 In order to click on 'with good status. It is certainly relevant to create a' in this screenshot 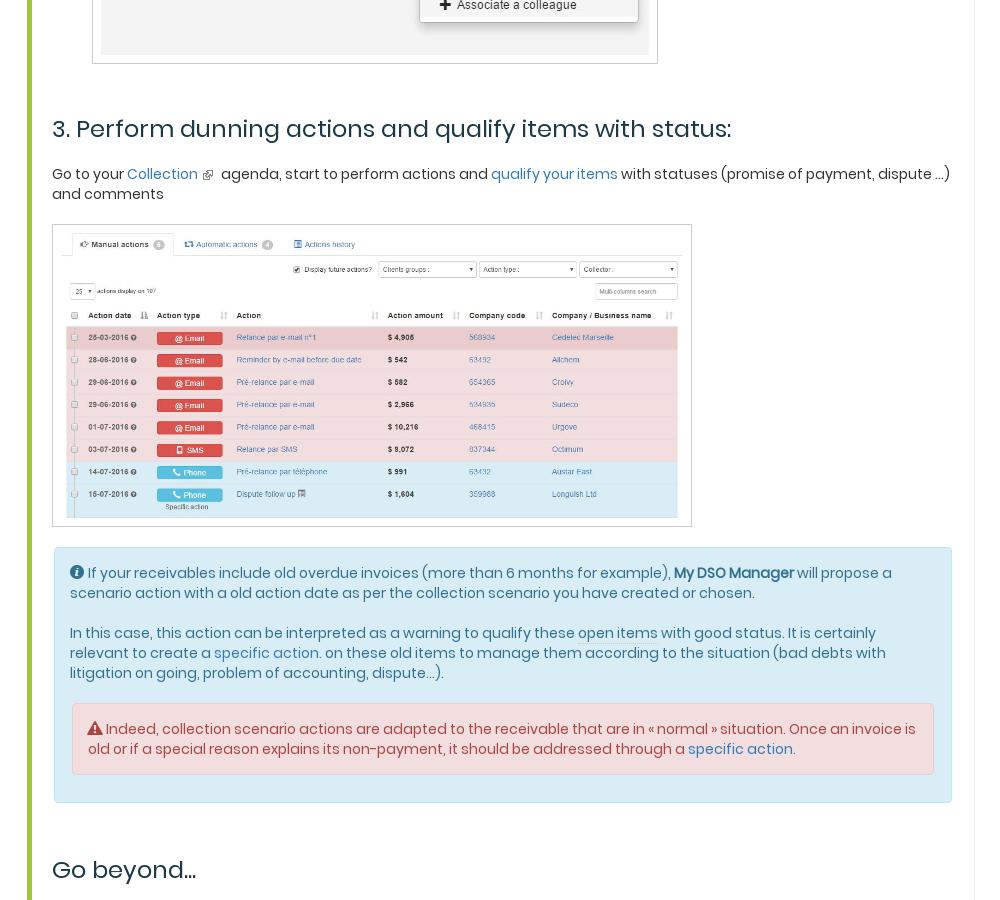, I will do `click(472, 641)`.